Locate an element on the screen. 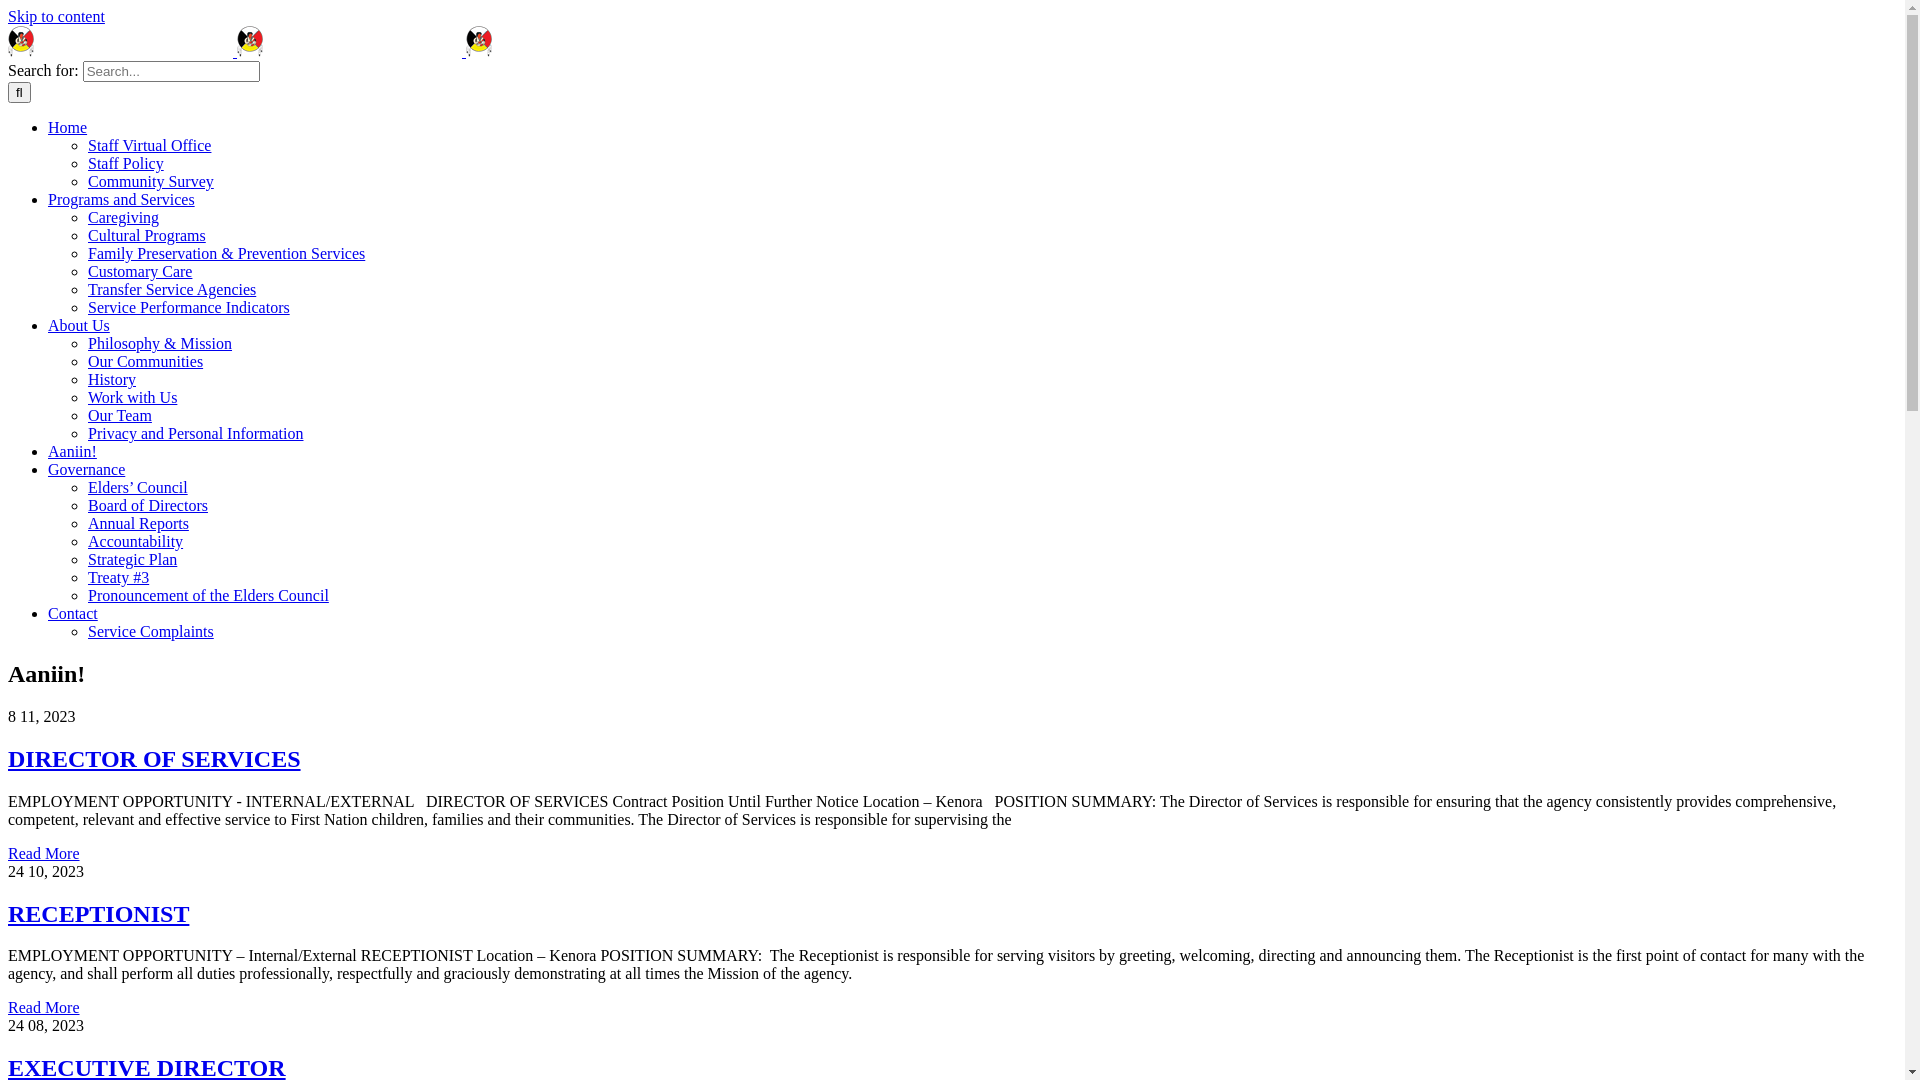  'Customary Care' is located at coordinates (138, 271).